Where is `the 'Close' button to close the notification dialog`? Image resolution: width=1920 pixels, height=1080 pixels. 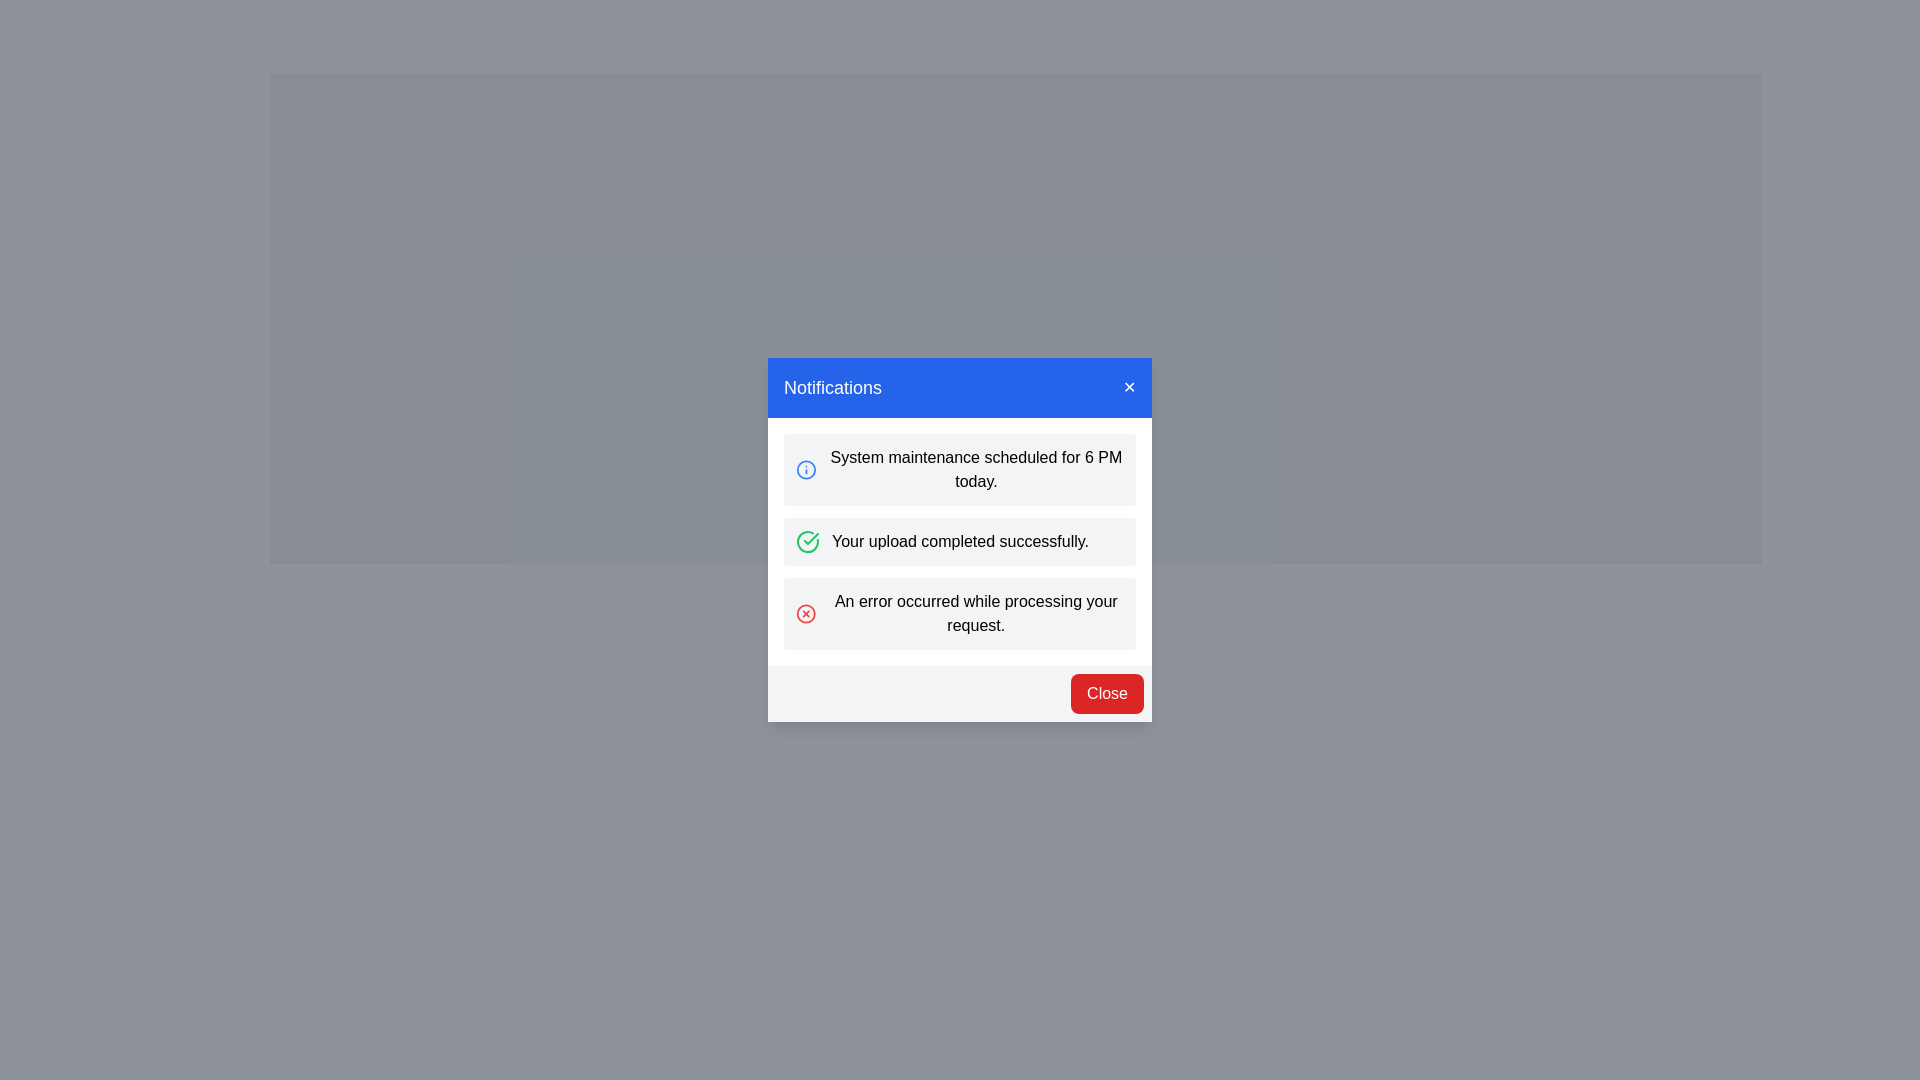
the 'Close' button to close the notification dialog is located at coordinates (1106, 693).